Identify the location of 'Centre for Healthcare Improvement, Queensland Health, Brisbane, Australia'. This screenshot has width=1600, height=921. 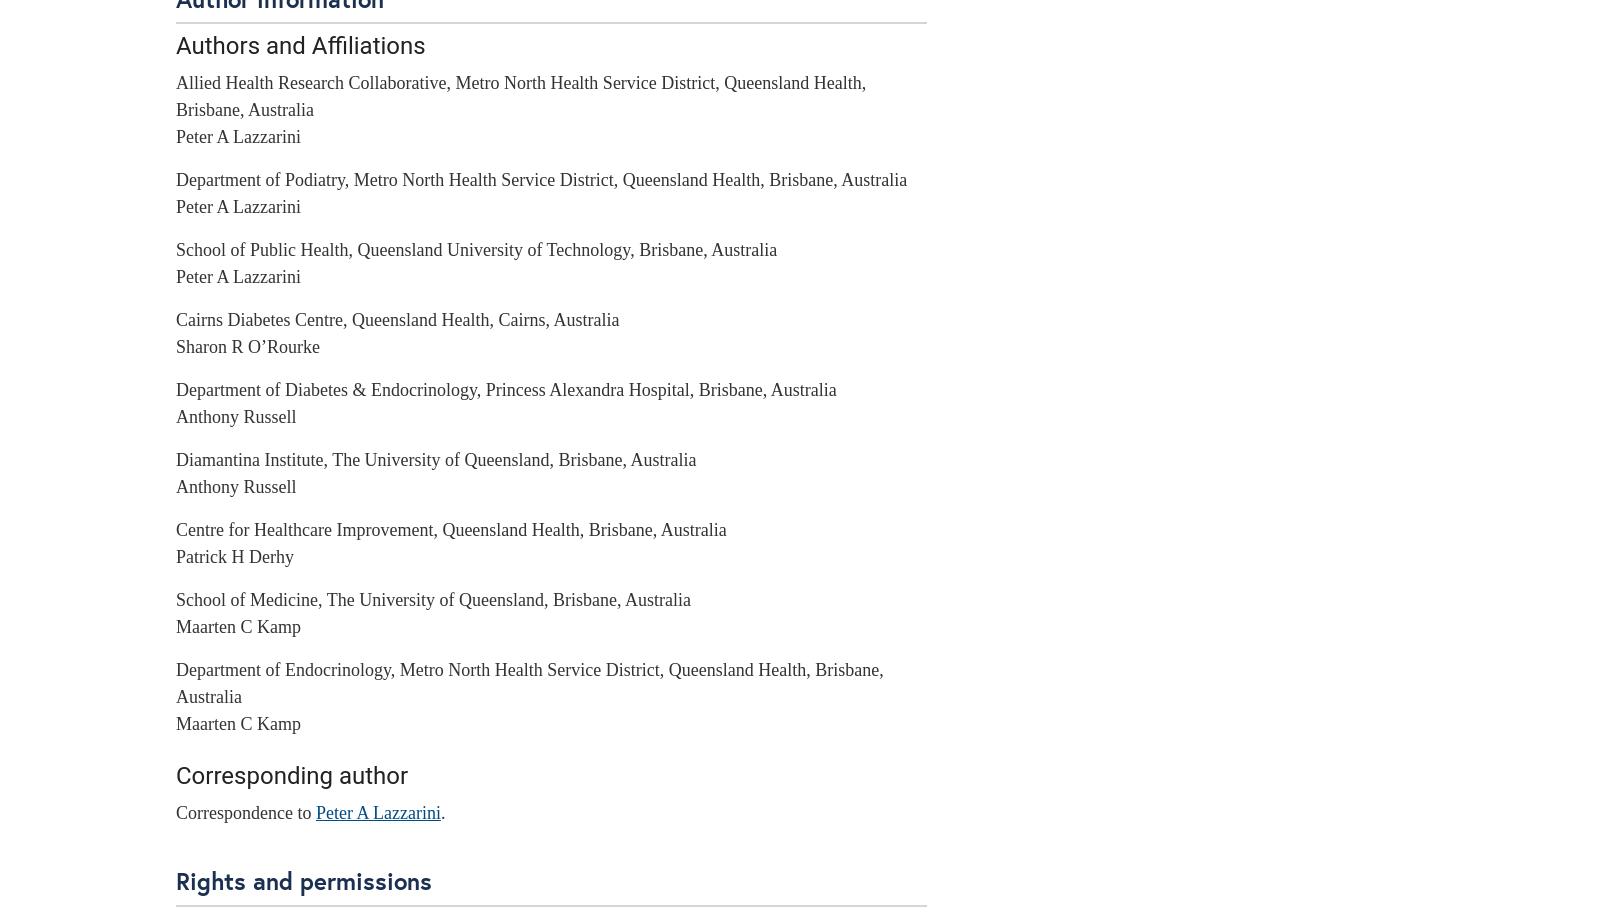
(450, 529).